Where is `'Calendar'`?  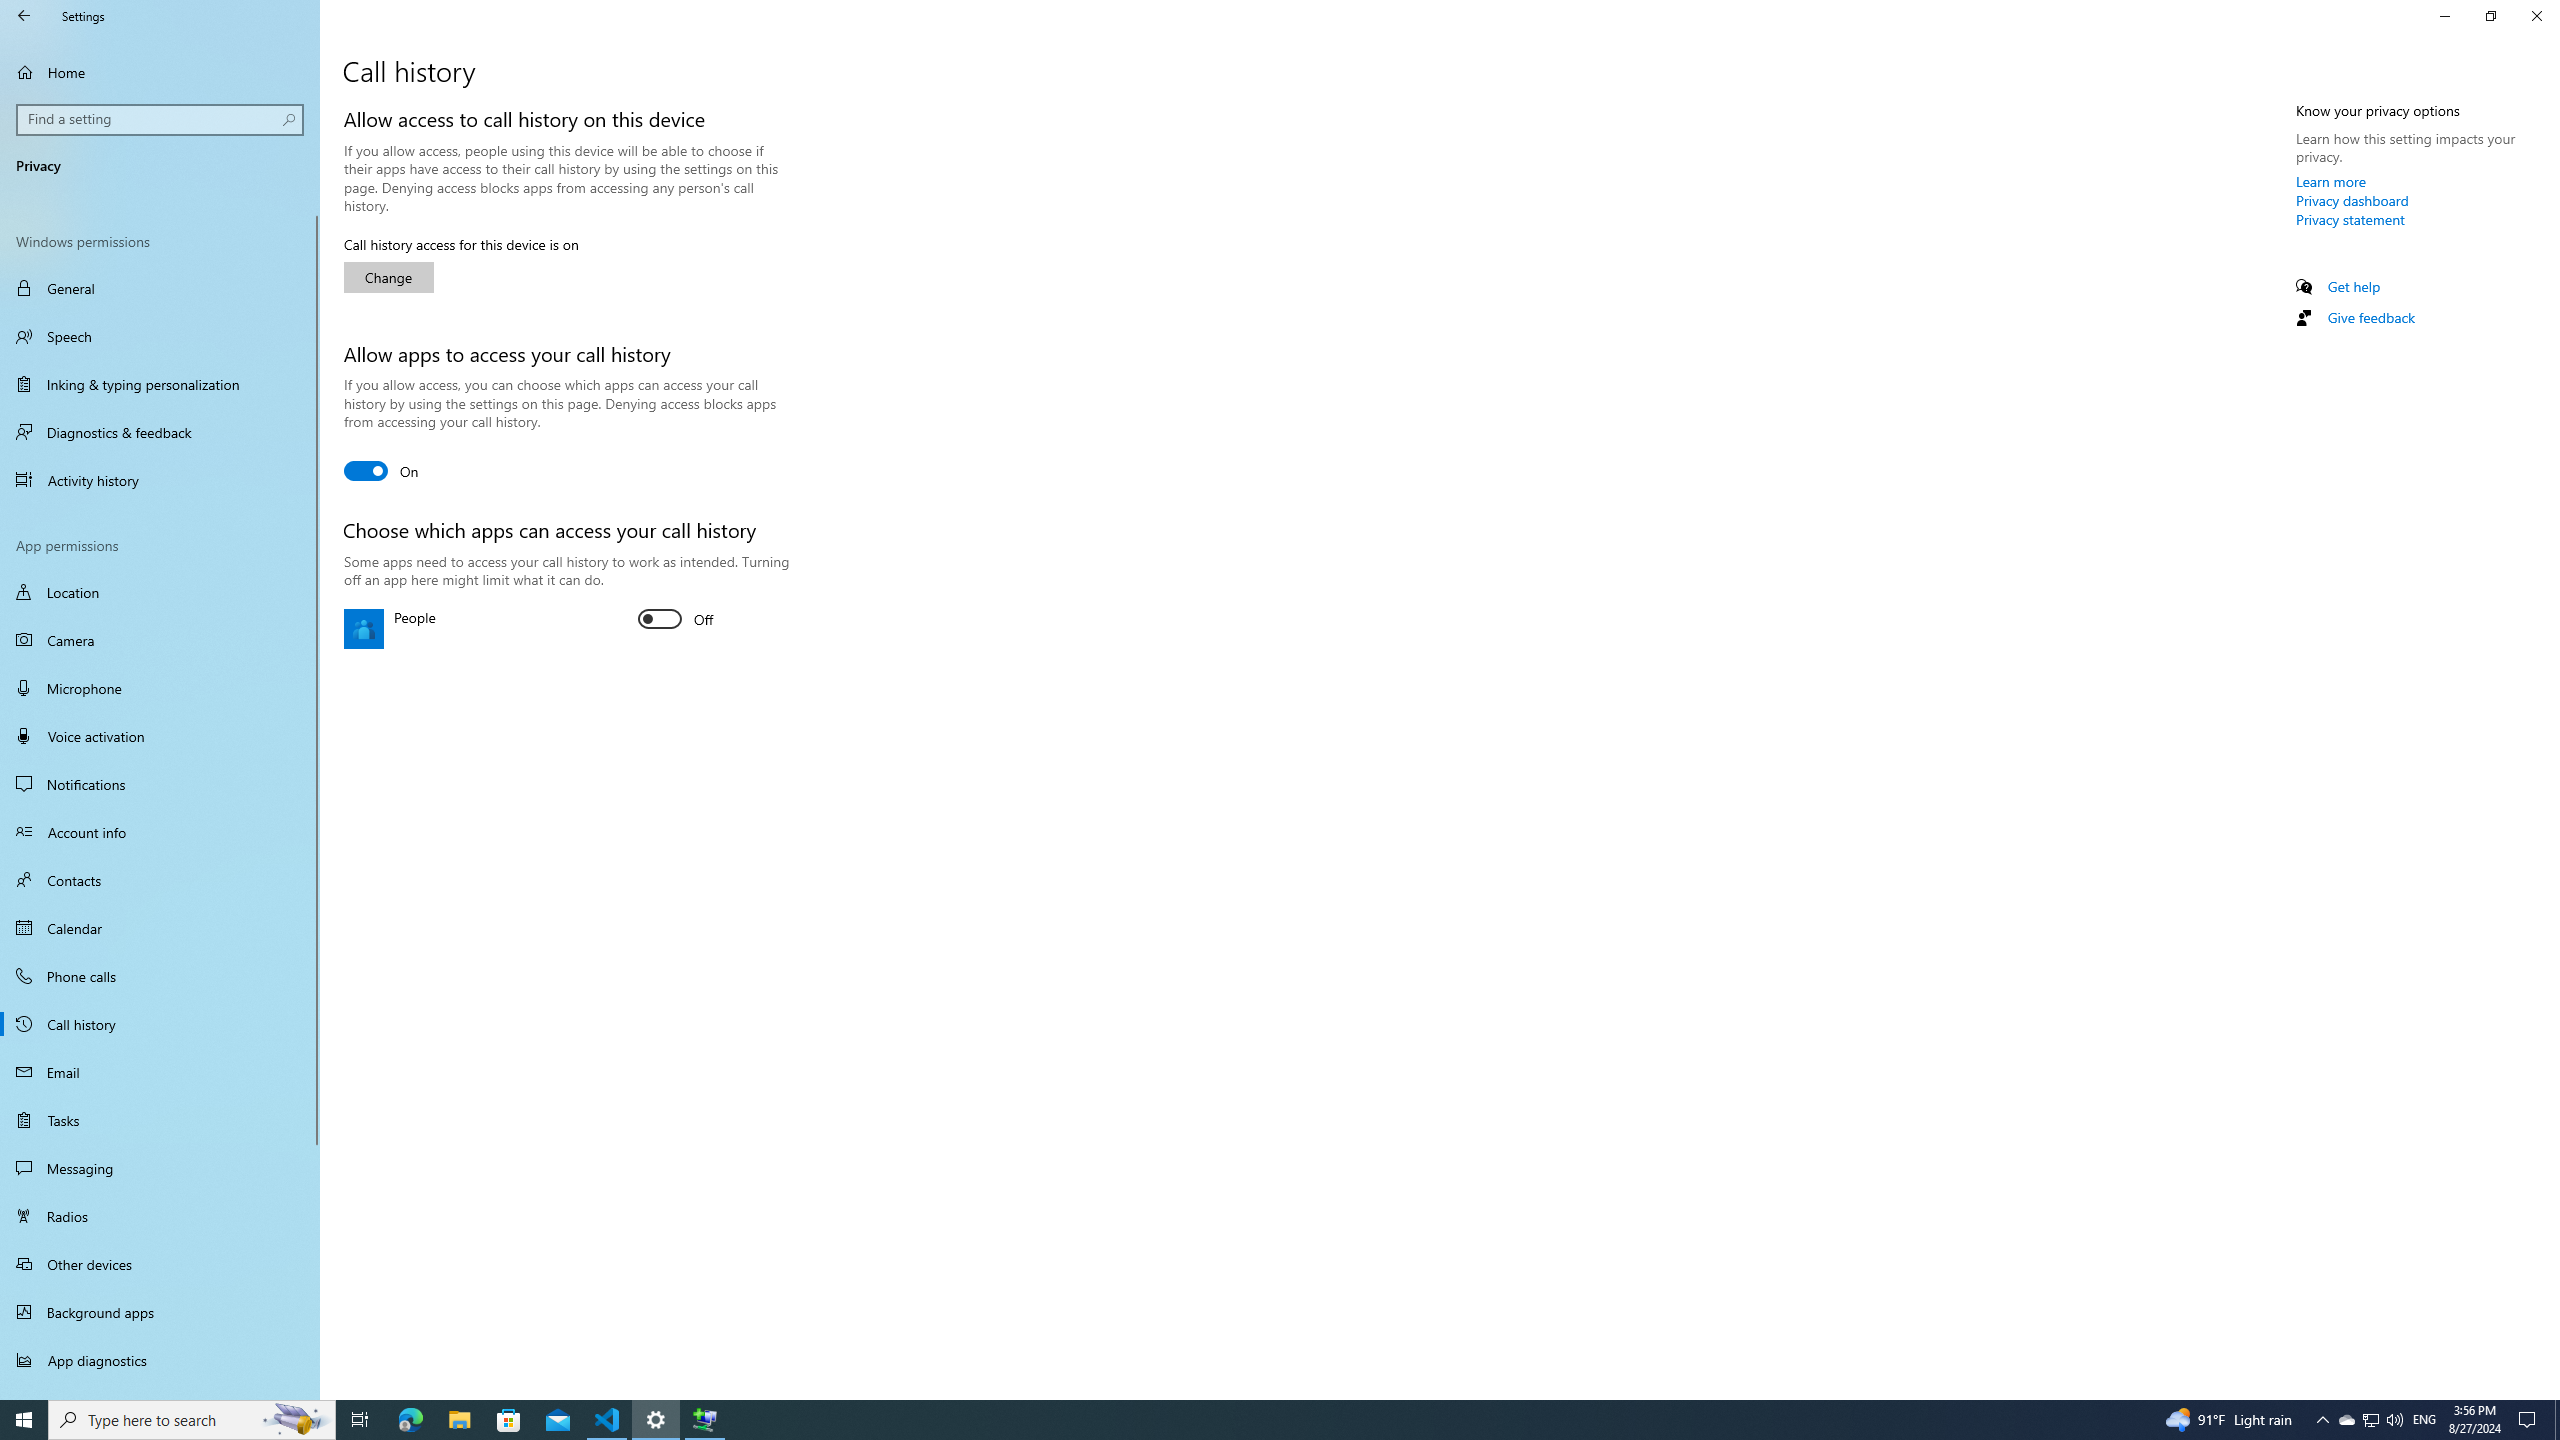
'Calendar' is located at coordinates (159, 927).